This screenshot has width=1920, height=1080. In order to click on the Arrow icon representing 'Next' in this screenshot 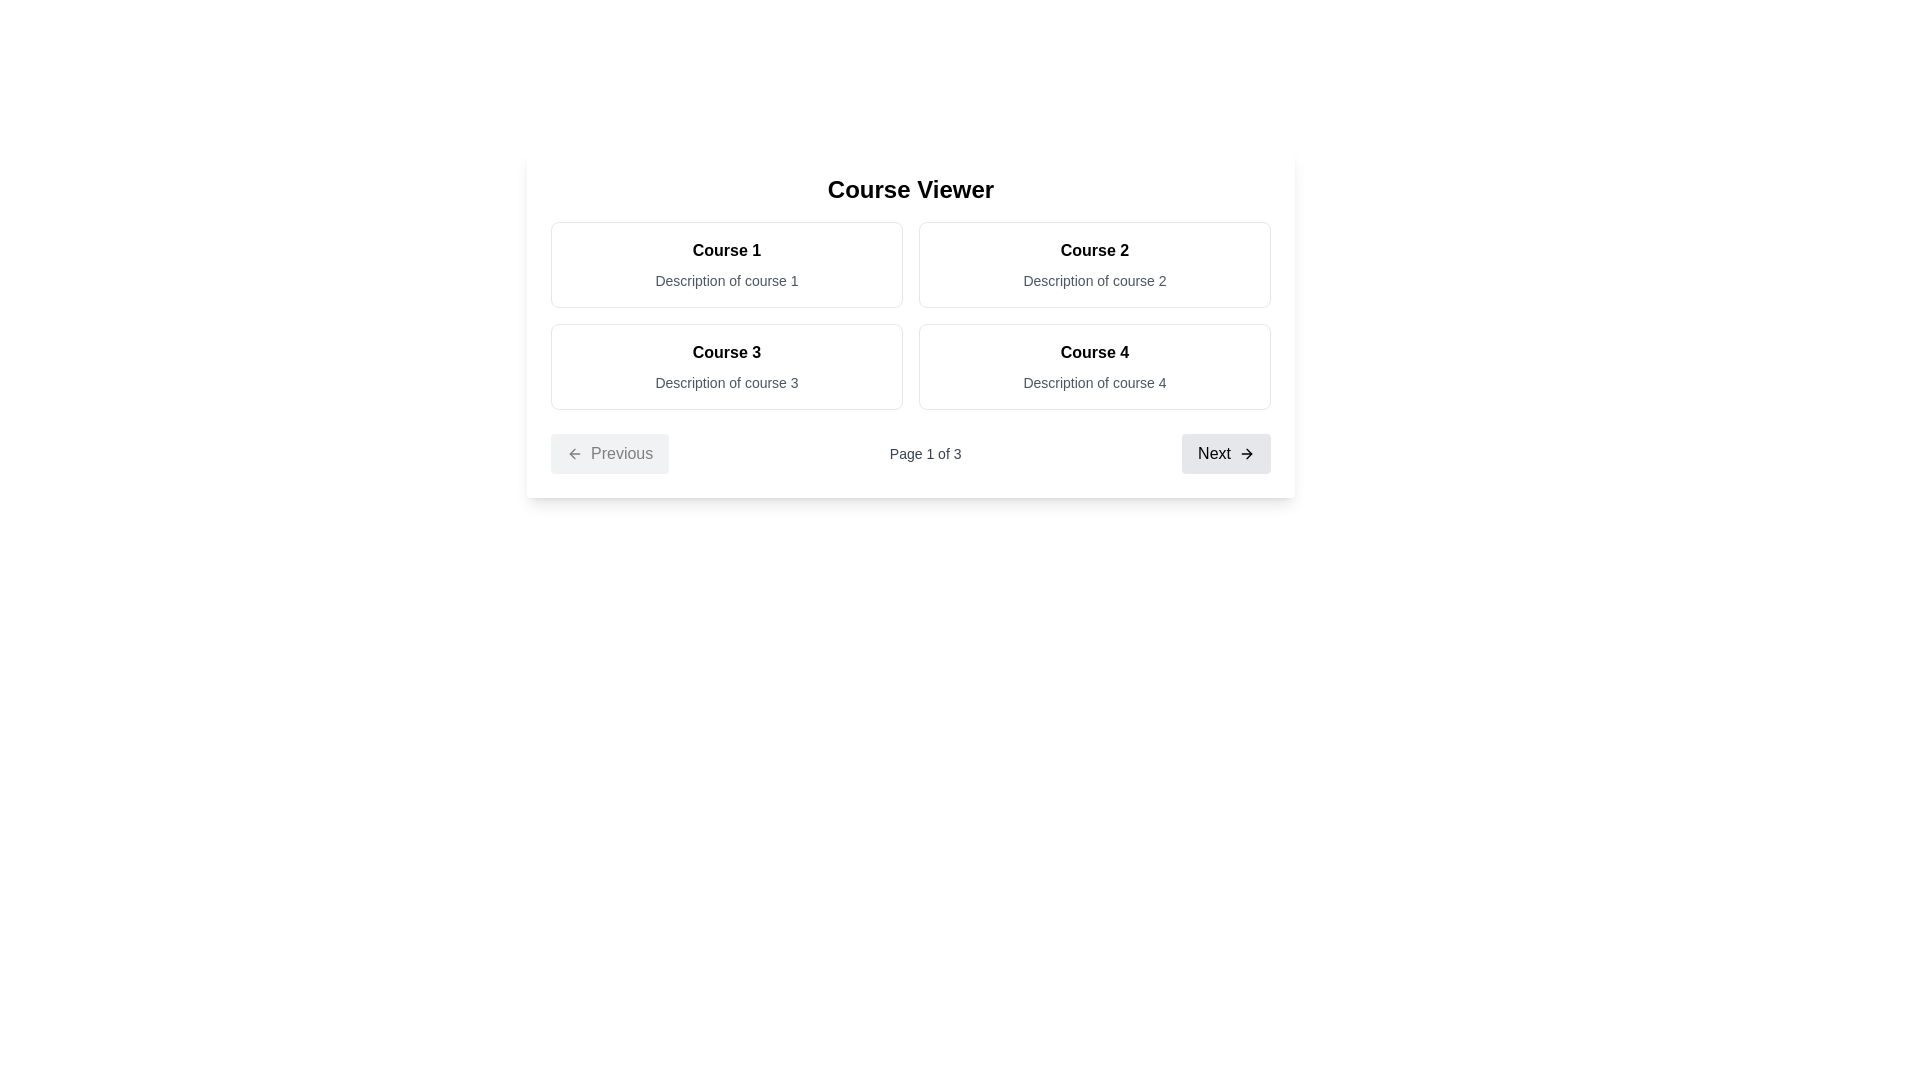, I will do `click(1246, 454)`.